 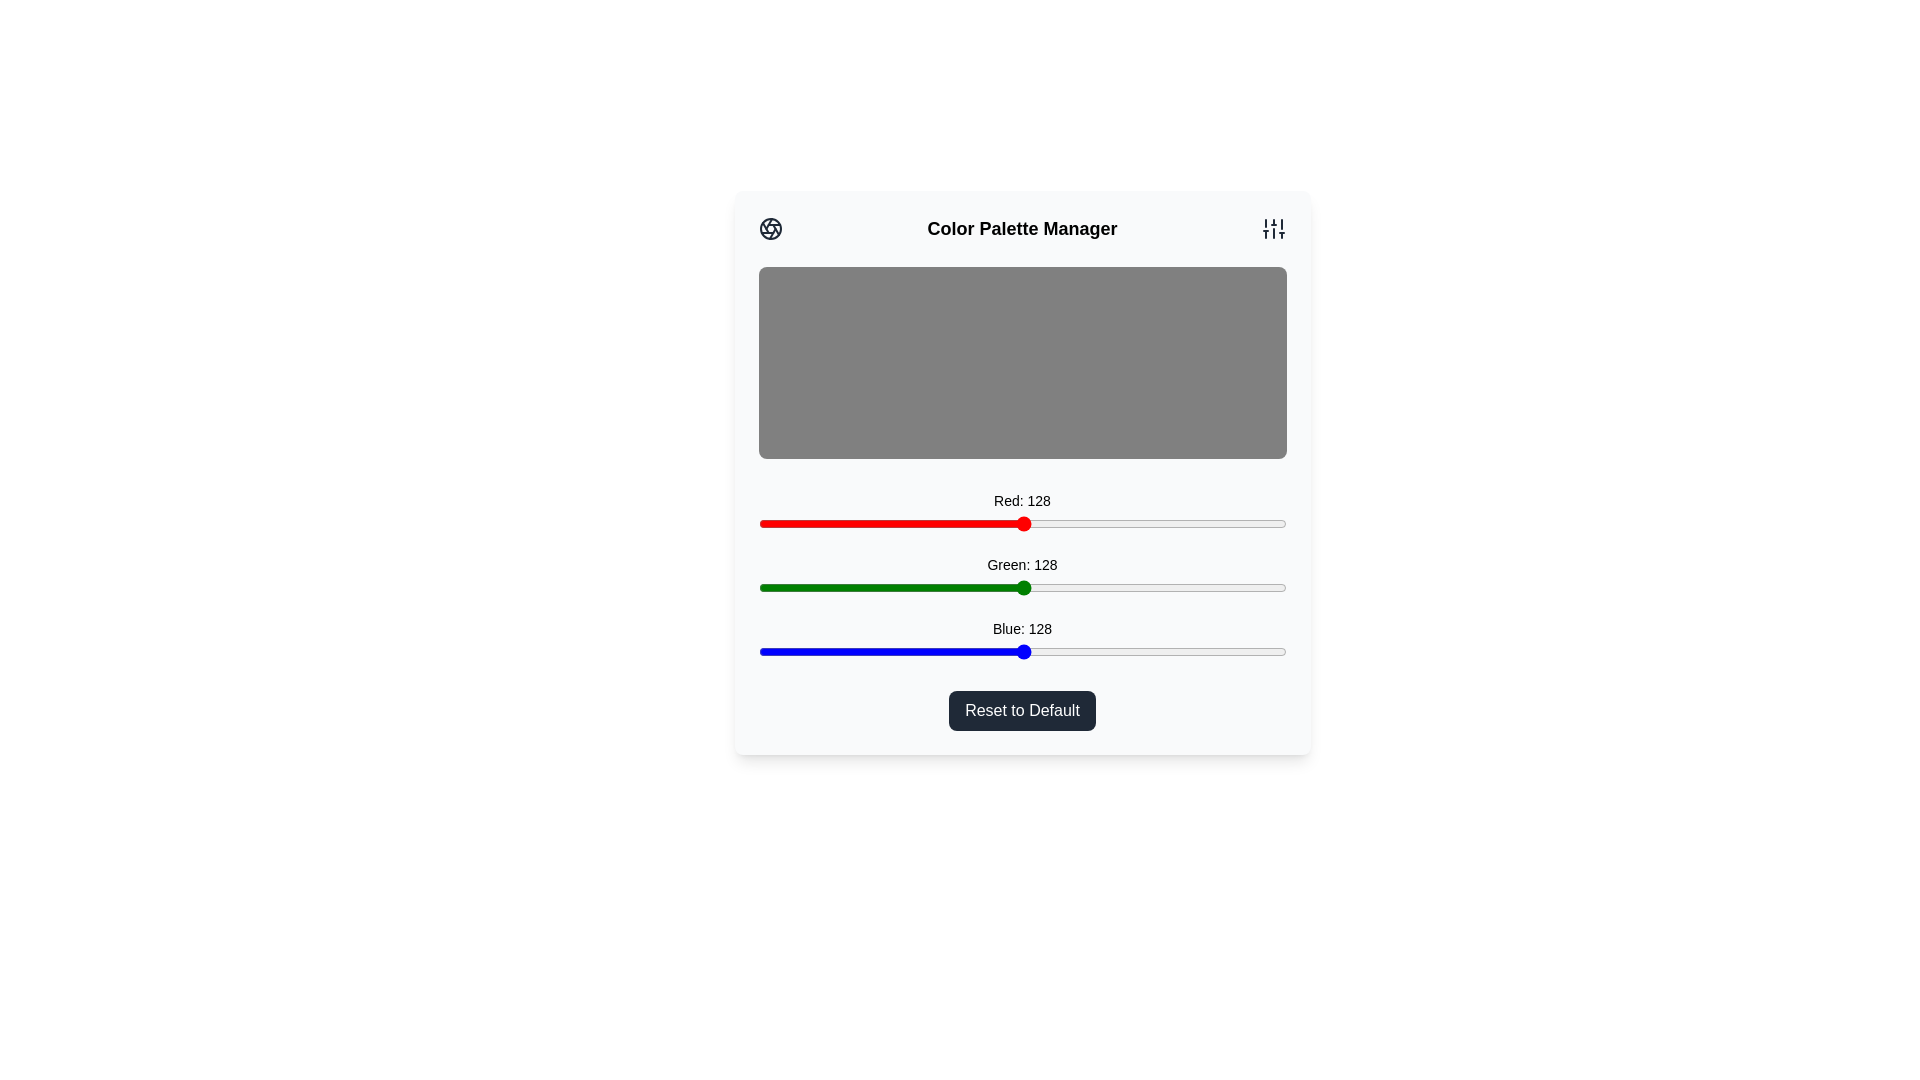 I want to click on the sliders icon in the header, so click(x=1273, y=227).